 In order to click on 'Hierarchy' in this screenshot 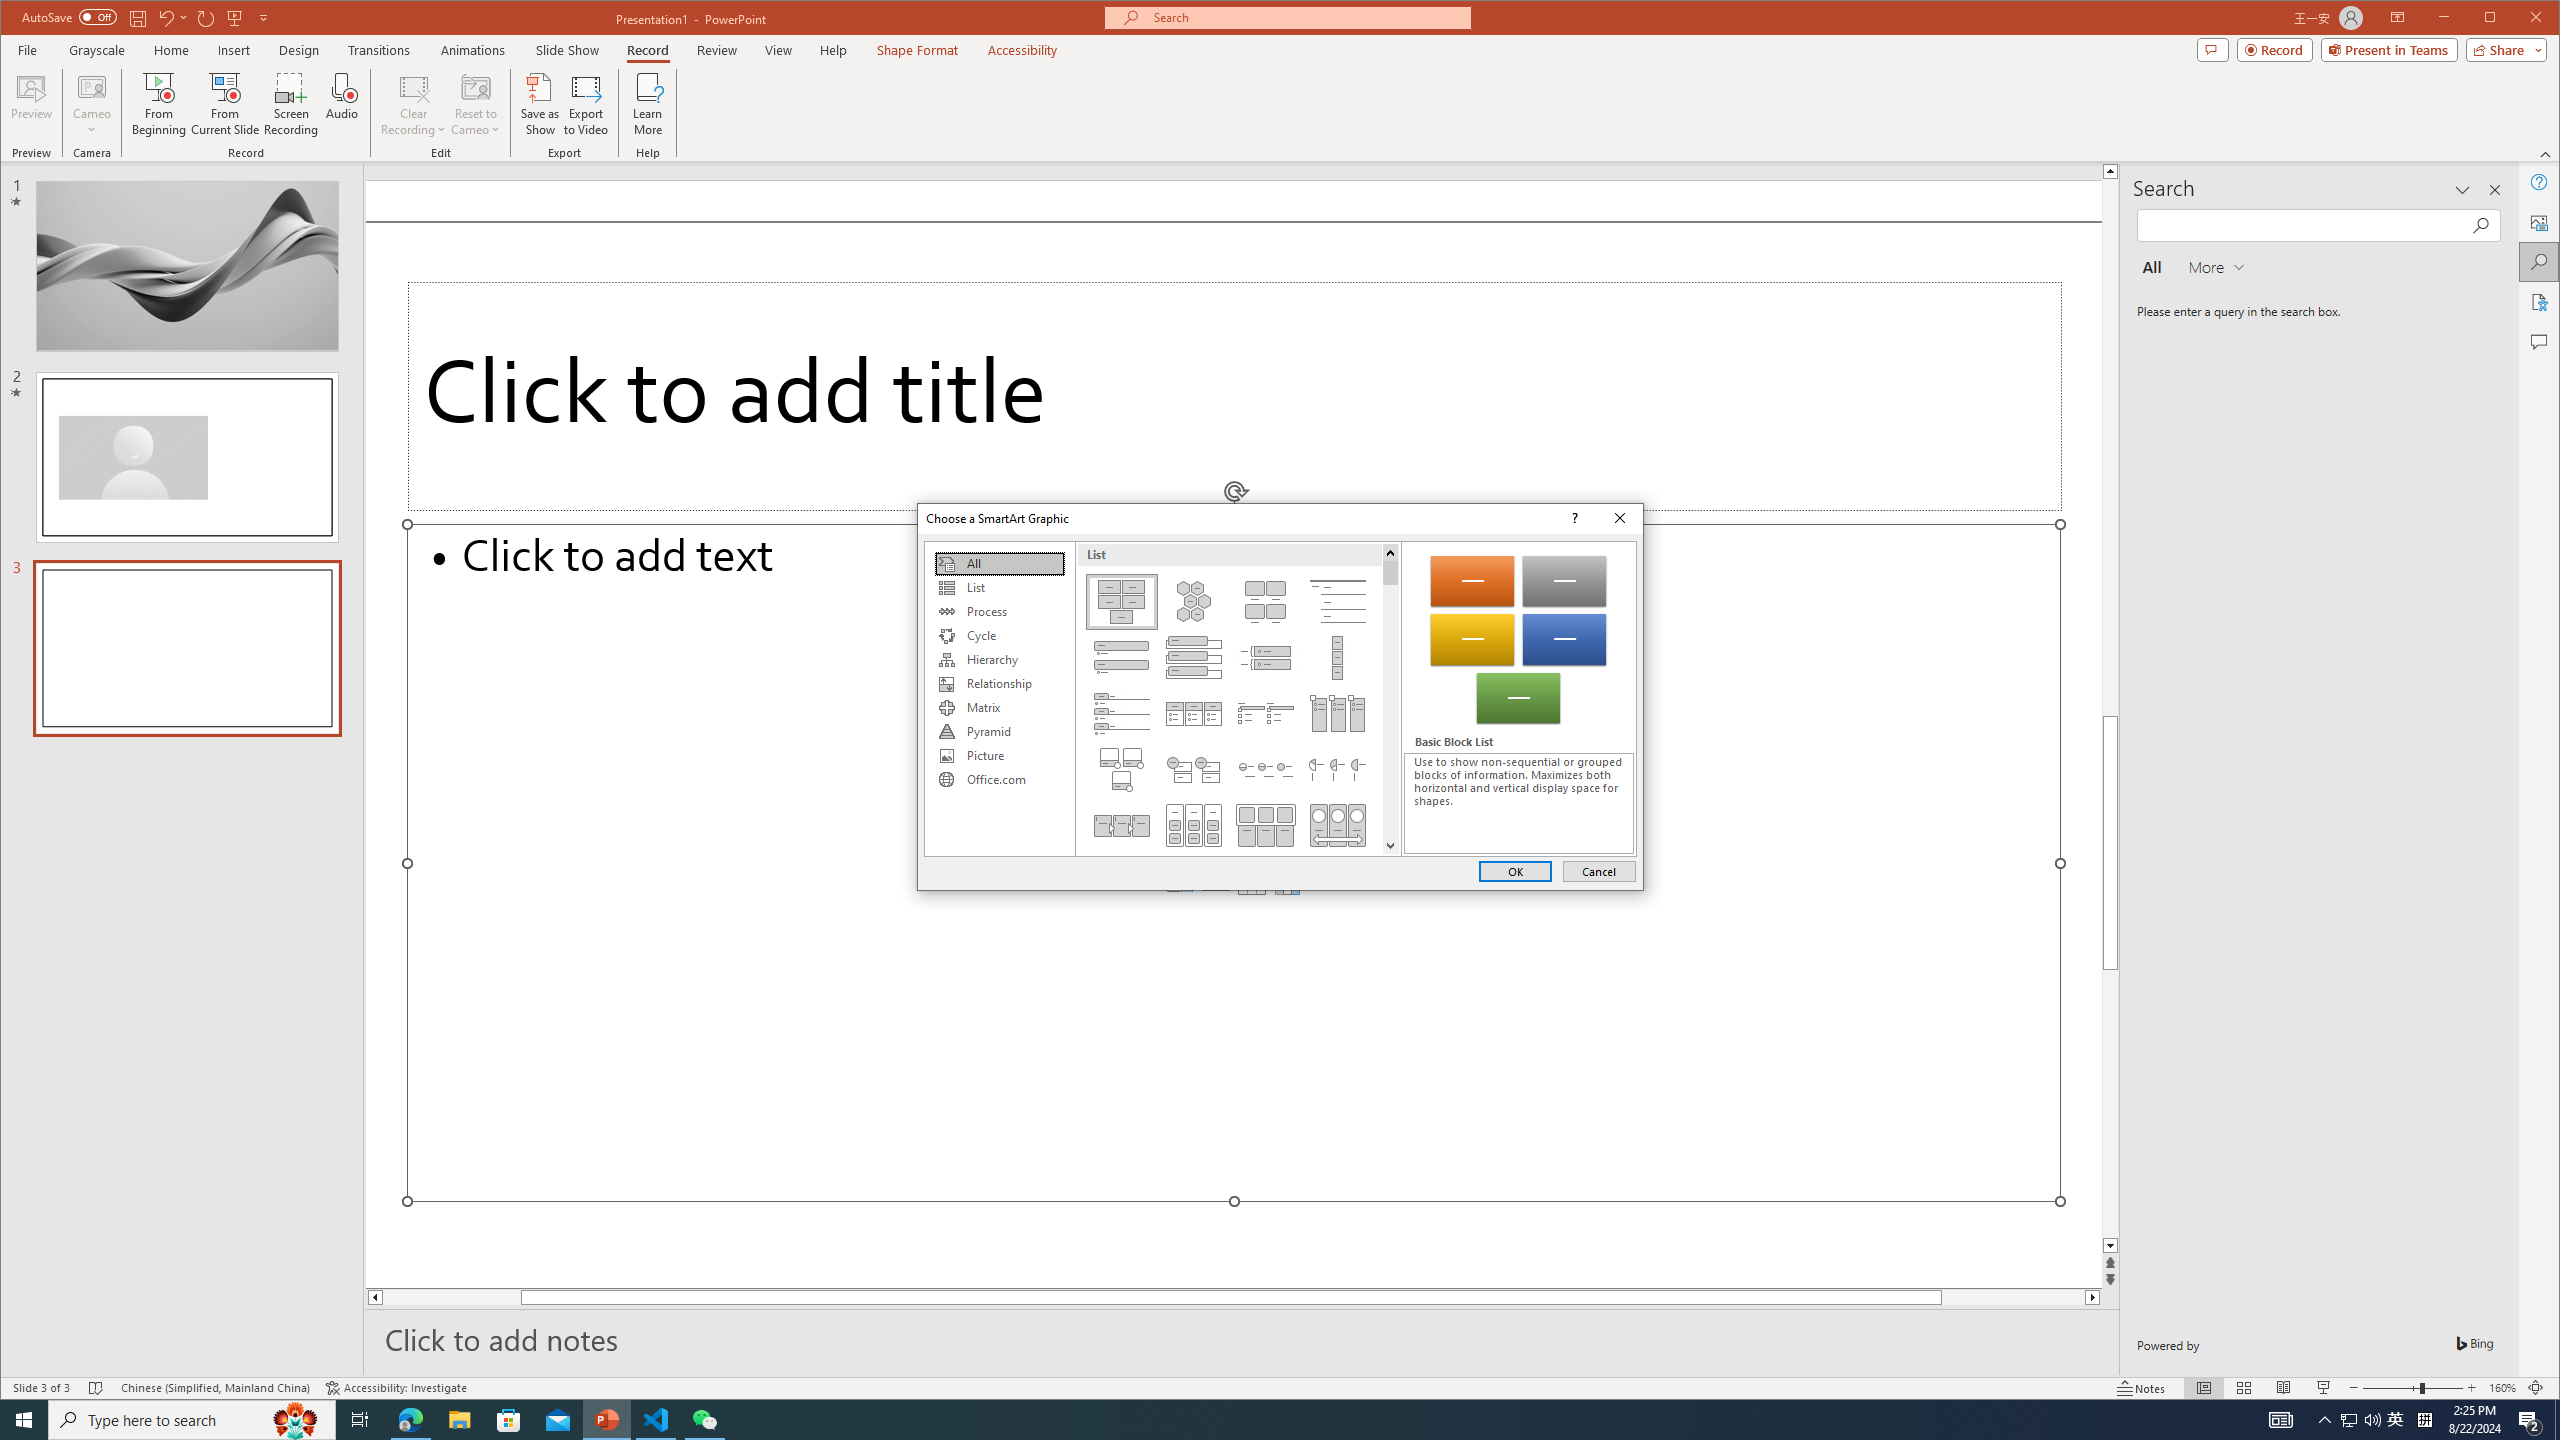, I will do `click(998, 659)`.